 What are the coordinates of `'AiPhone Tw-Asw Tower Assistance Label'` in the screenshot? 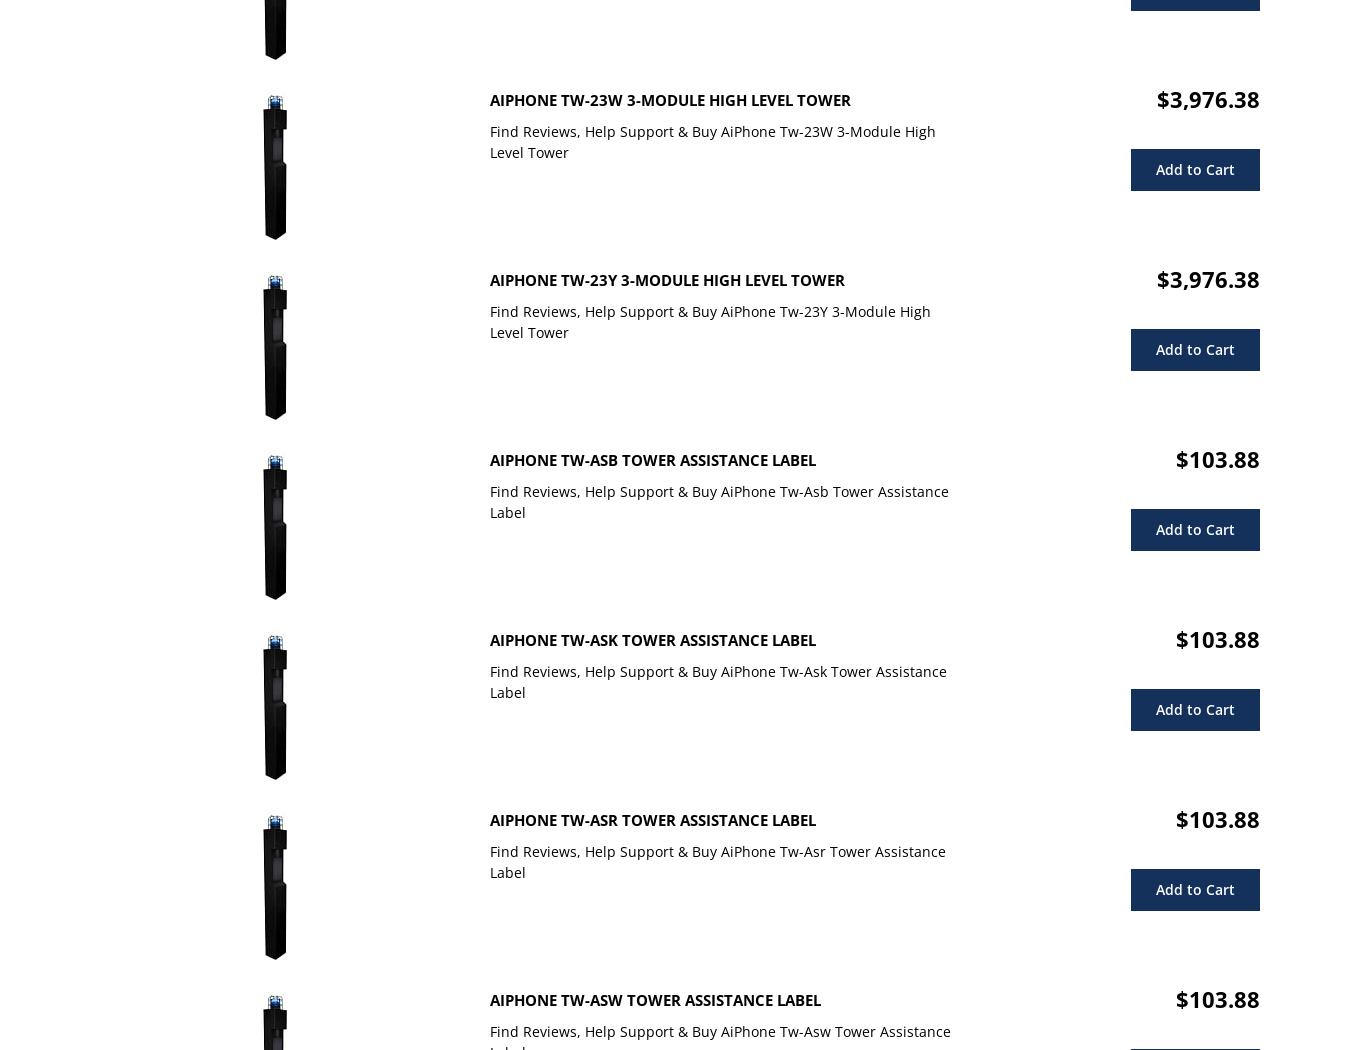 It's located at (489, 1000).